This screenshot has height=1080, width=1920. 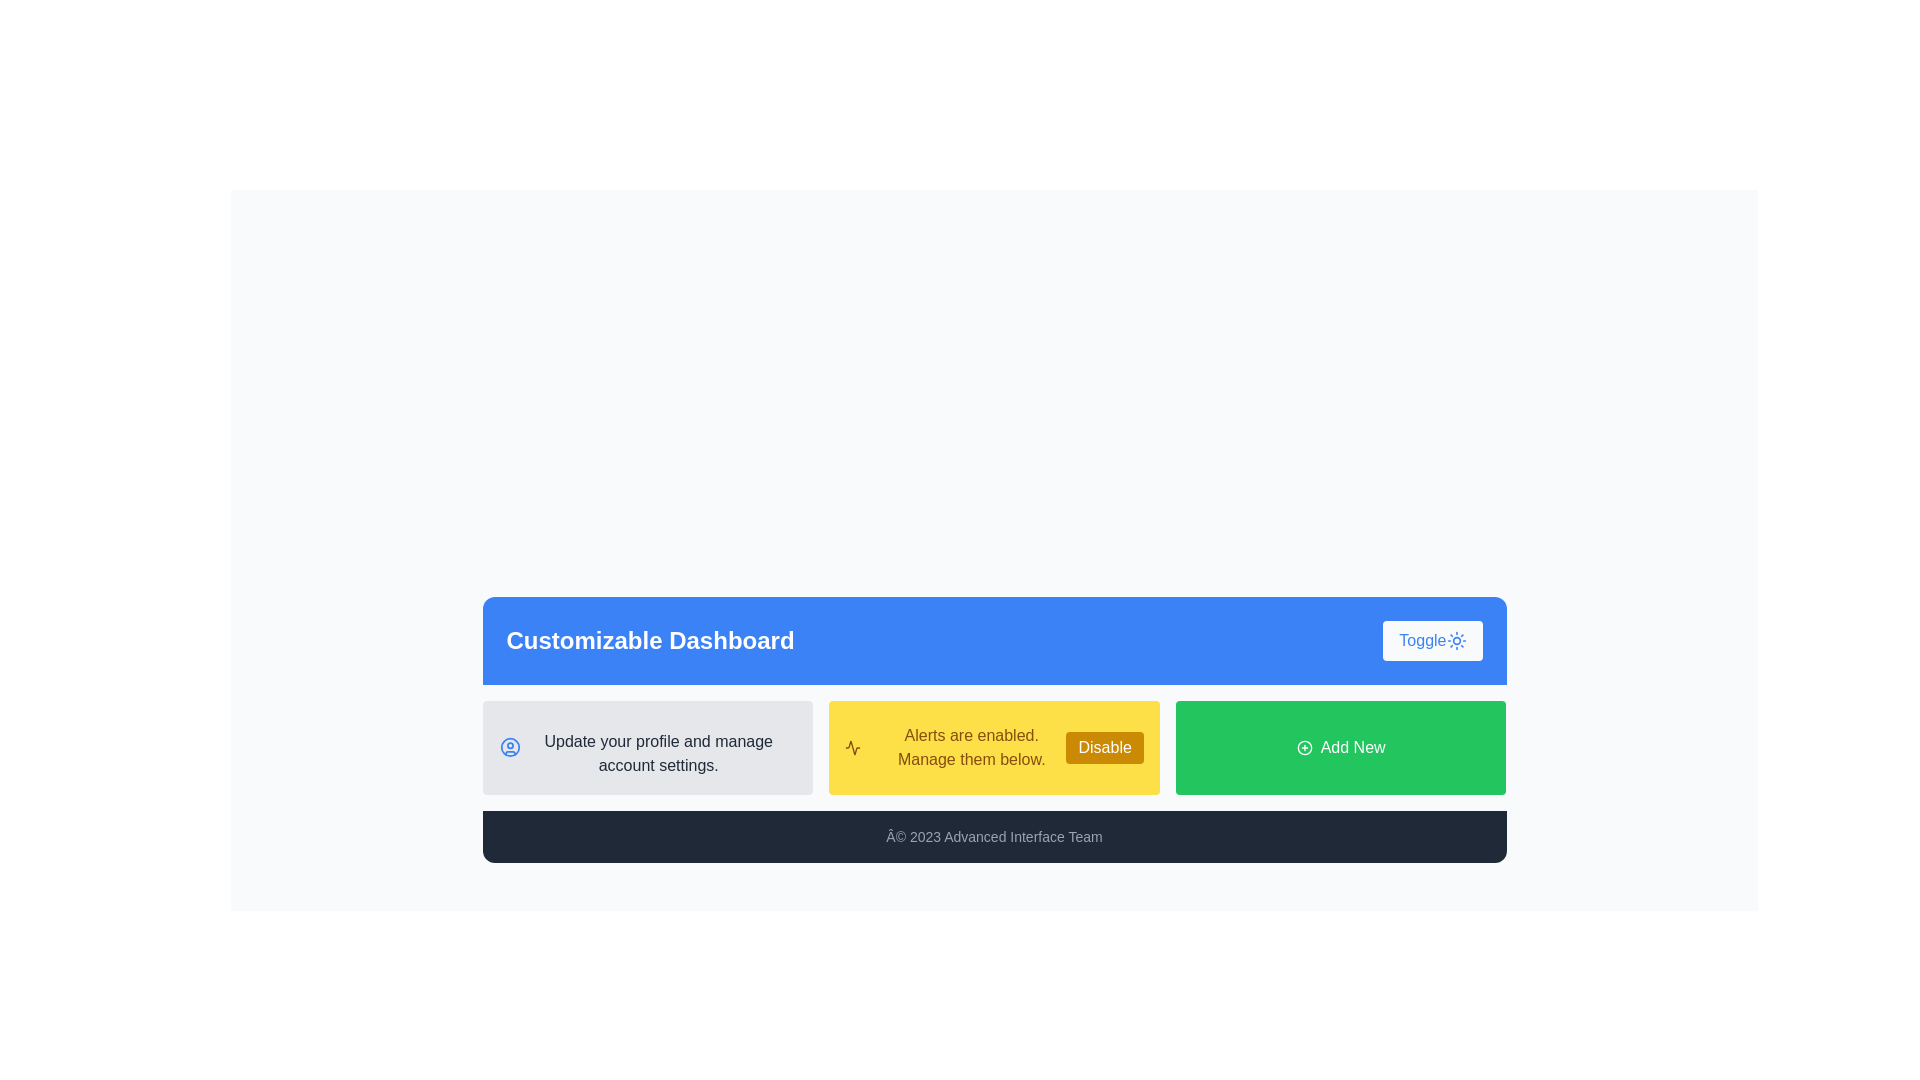 I want to click on the visual representation of the circle shape element located at the top-left corner of the gray box below the blue header bar, so click(x=510, y=748).